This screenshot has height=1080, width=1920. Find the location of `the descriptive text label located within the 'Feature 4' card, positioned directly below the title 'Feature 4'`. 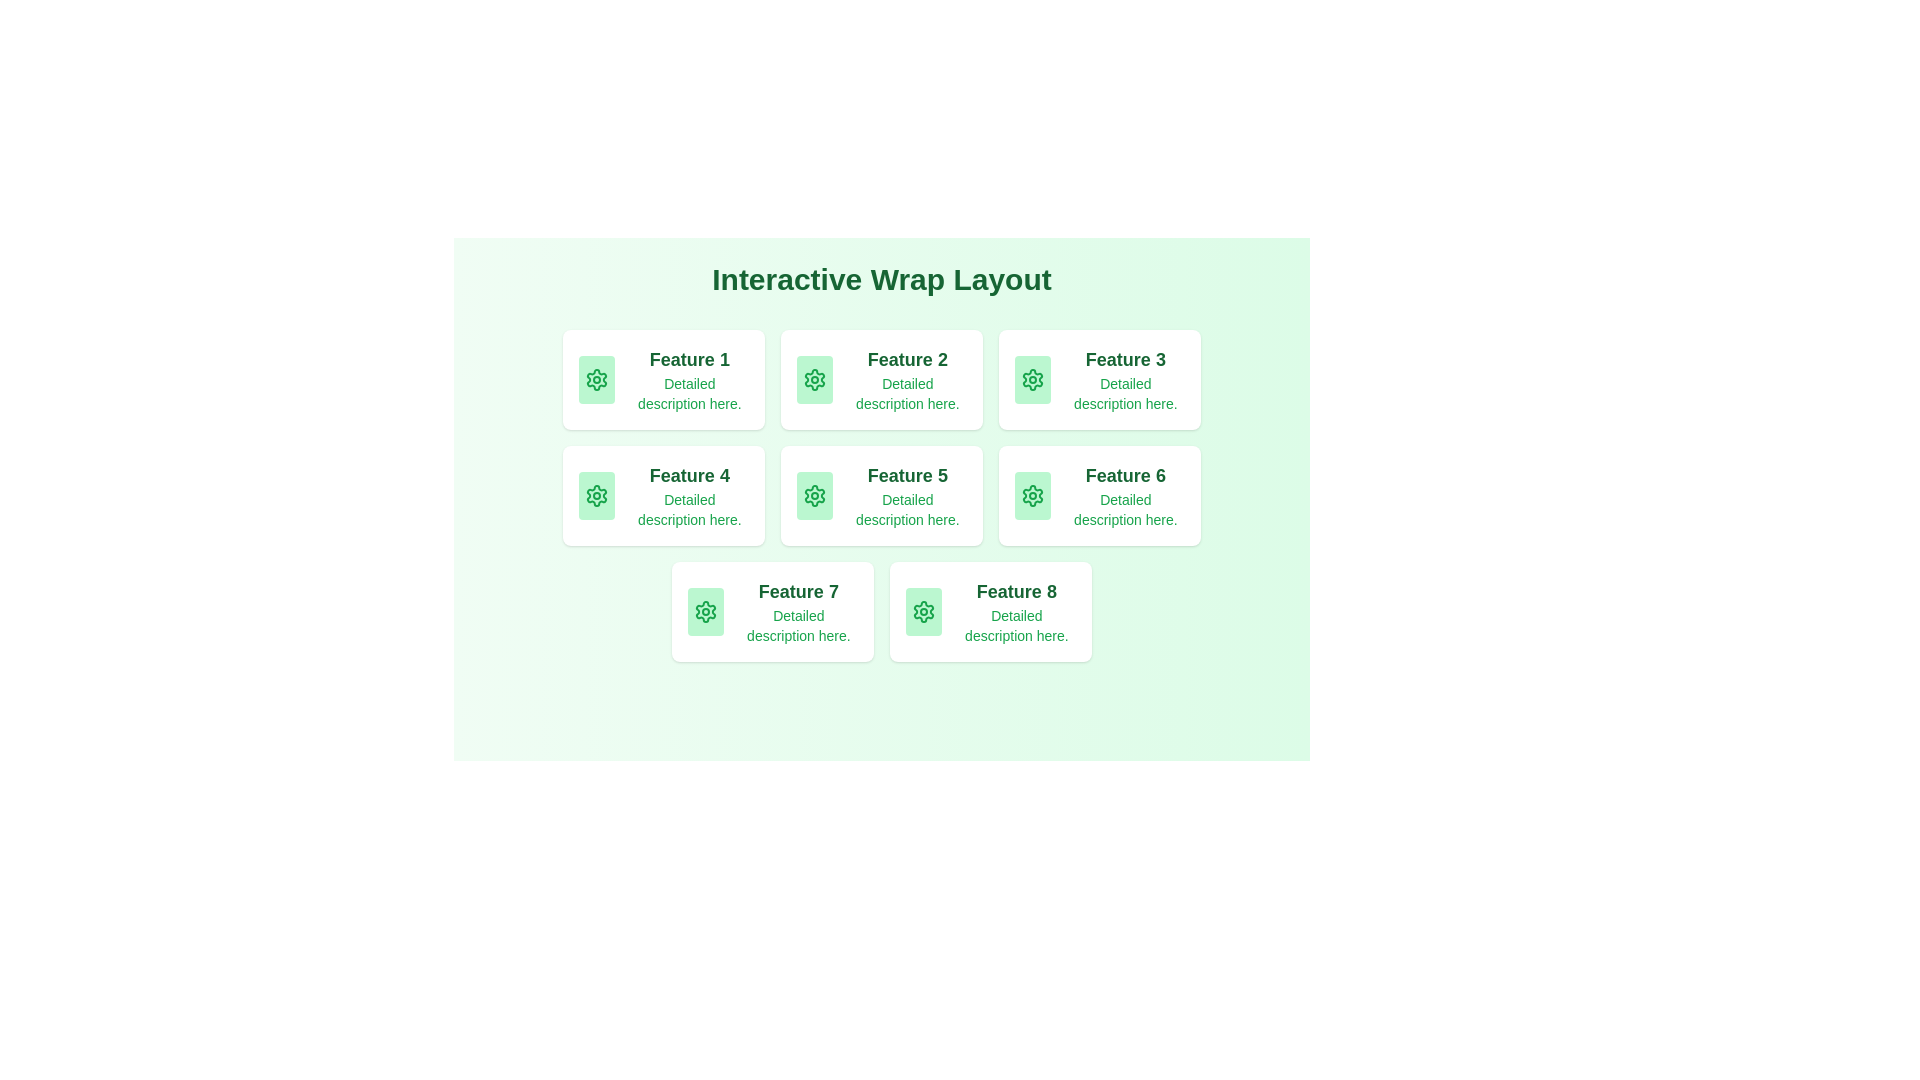

the descriptive text label located within the 'Feature 4' card, positioned directly below the title 'Feature 4' is located at coordinates (689, 508).